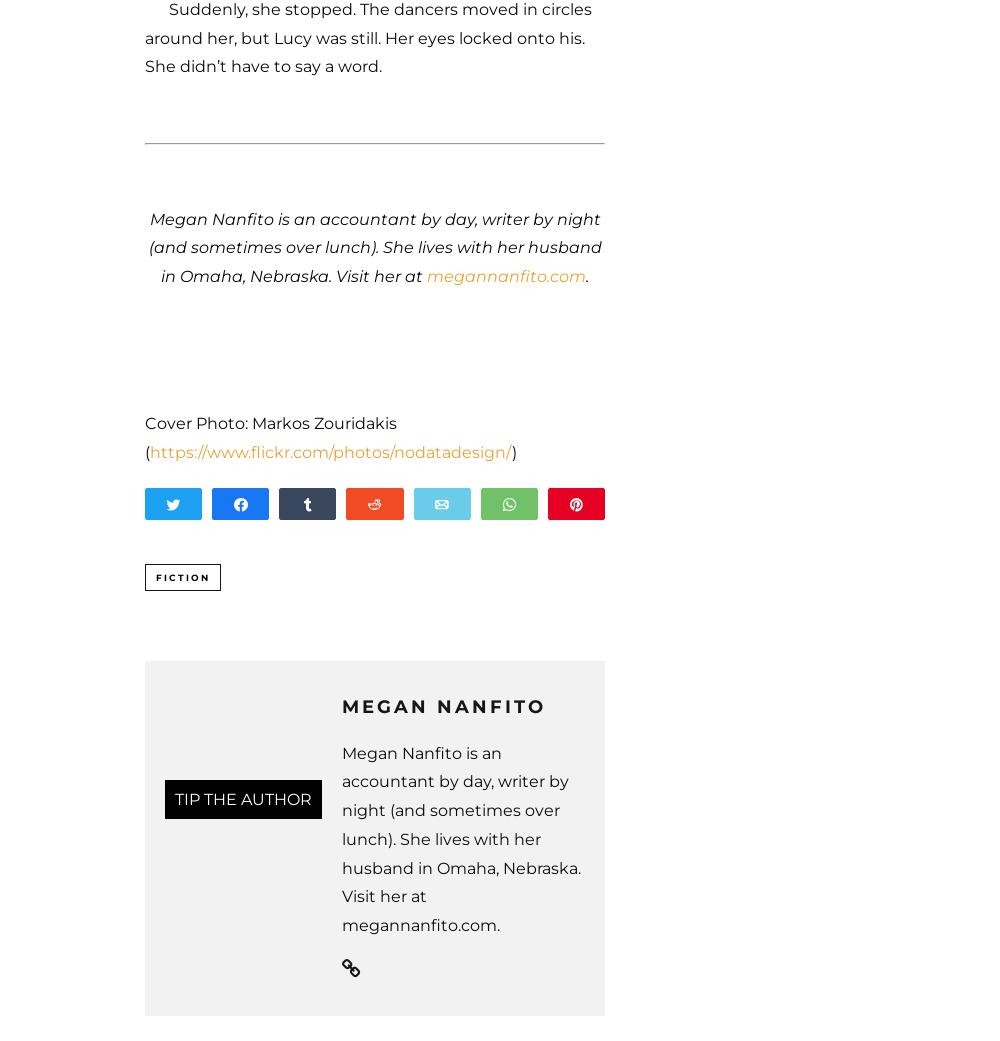 The width and height of the screenshot is (1000, 1041). What do you see at coordinates (330, 451) in the screenshot?
I see `'https://www.flickr.com/photos/nodatadesign/'` at bounding box center [330, 451].